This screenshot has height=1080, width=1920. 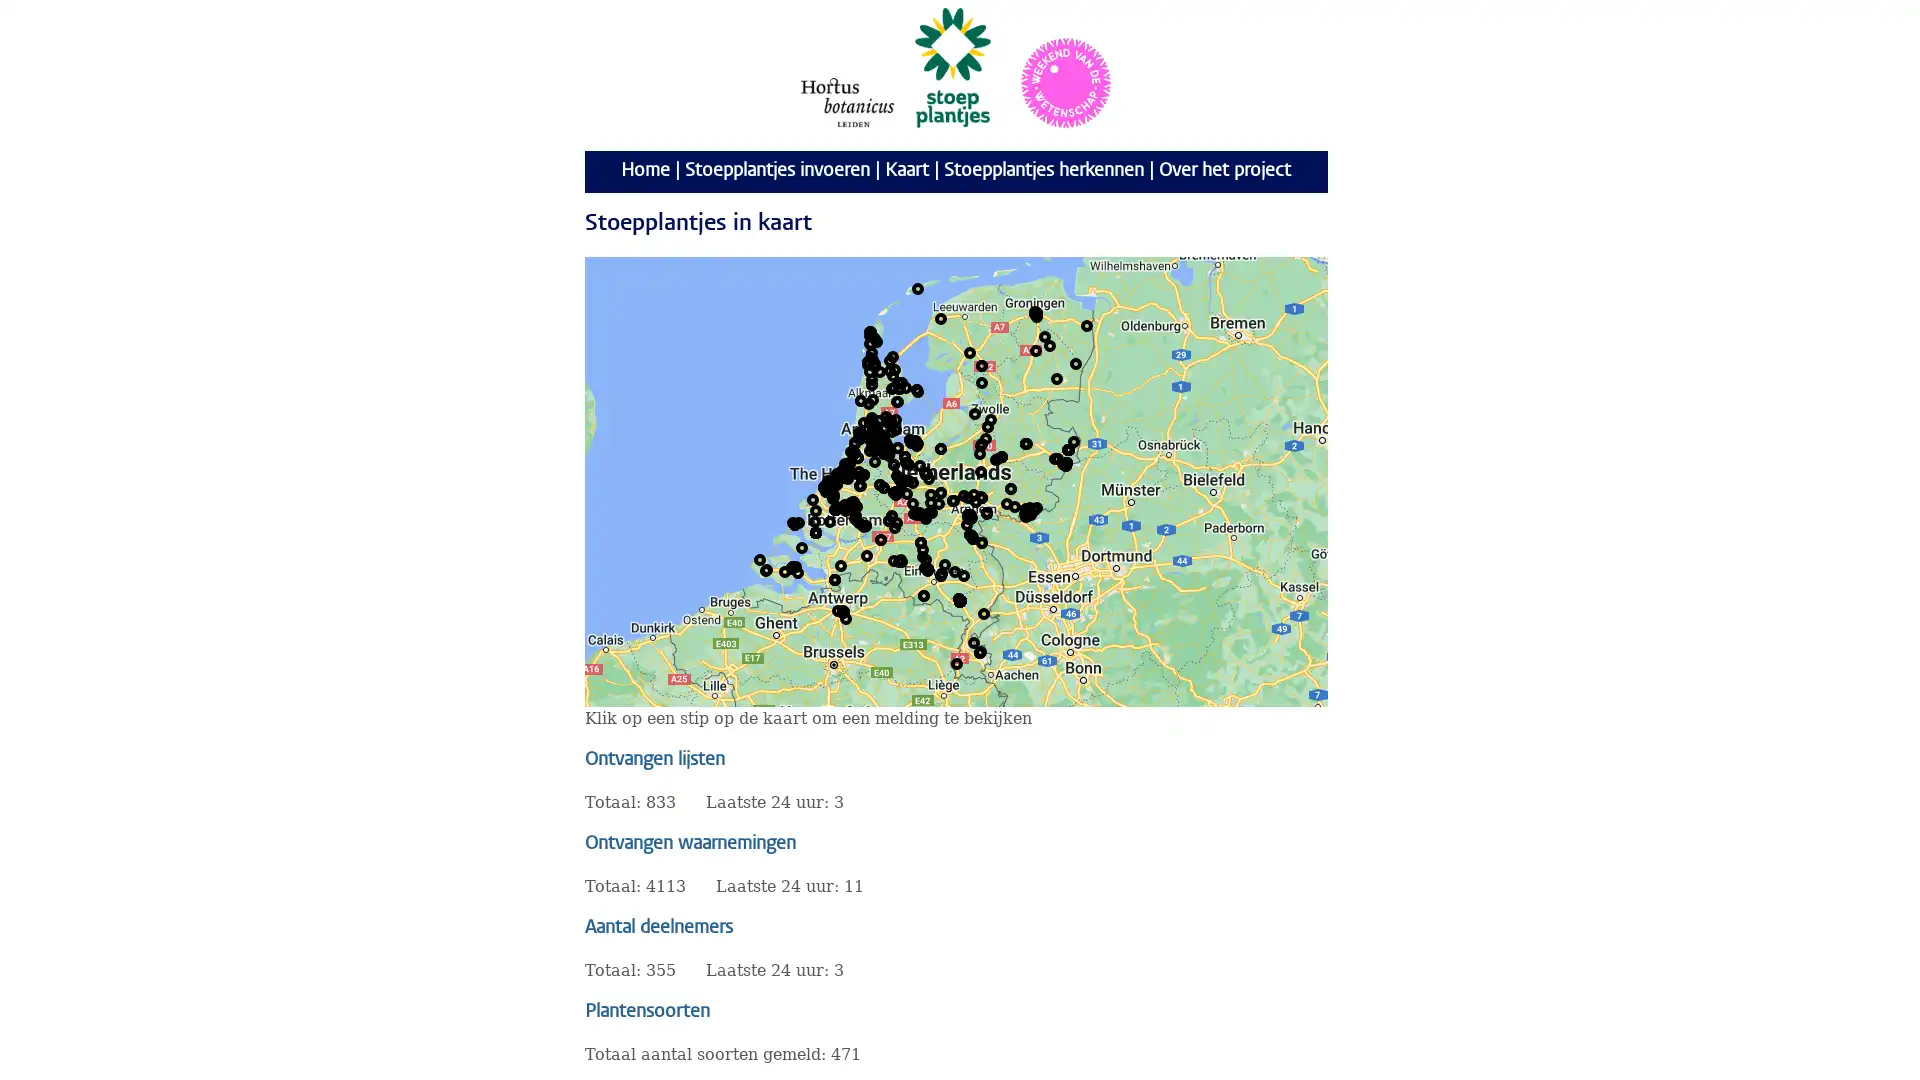 What do you see at coordinates (816, 531) in the screenshot?
I see `Telling van Evi op 03 juni 2022` at bounding box center [816, 531].